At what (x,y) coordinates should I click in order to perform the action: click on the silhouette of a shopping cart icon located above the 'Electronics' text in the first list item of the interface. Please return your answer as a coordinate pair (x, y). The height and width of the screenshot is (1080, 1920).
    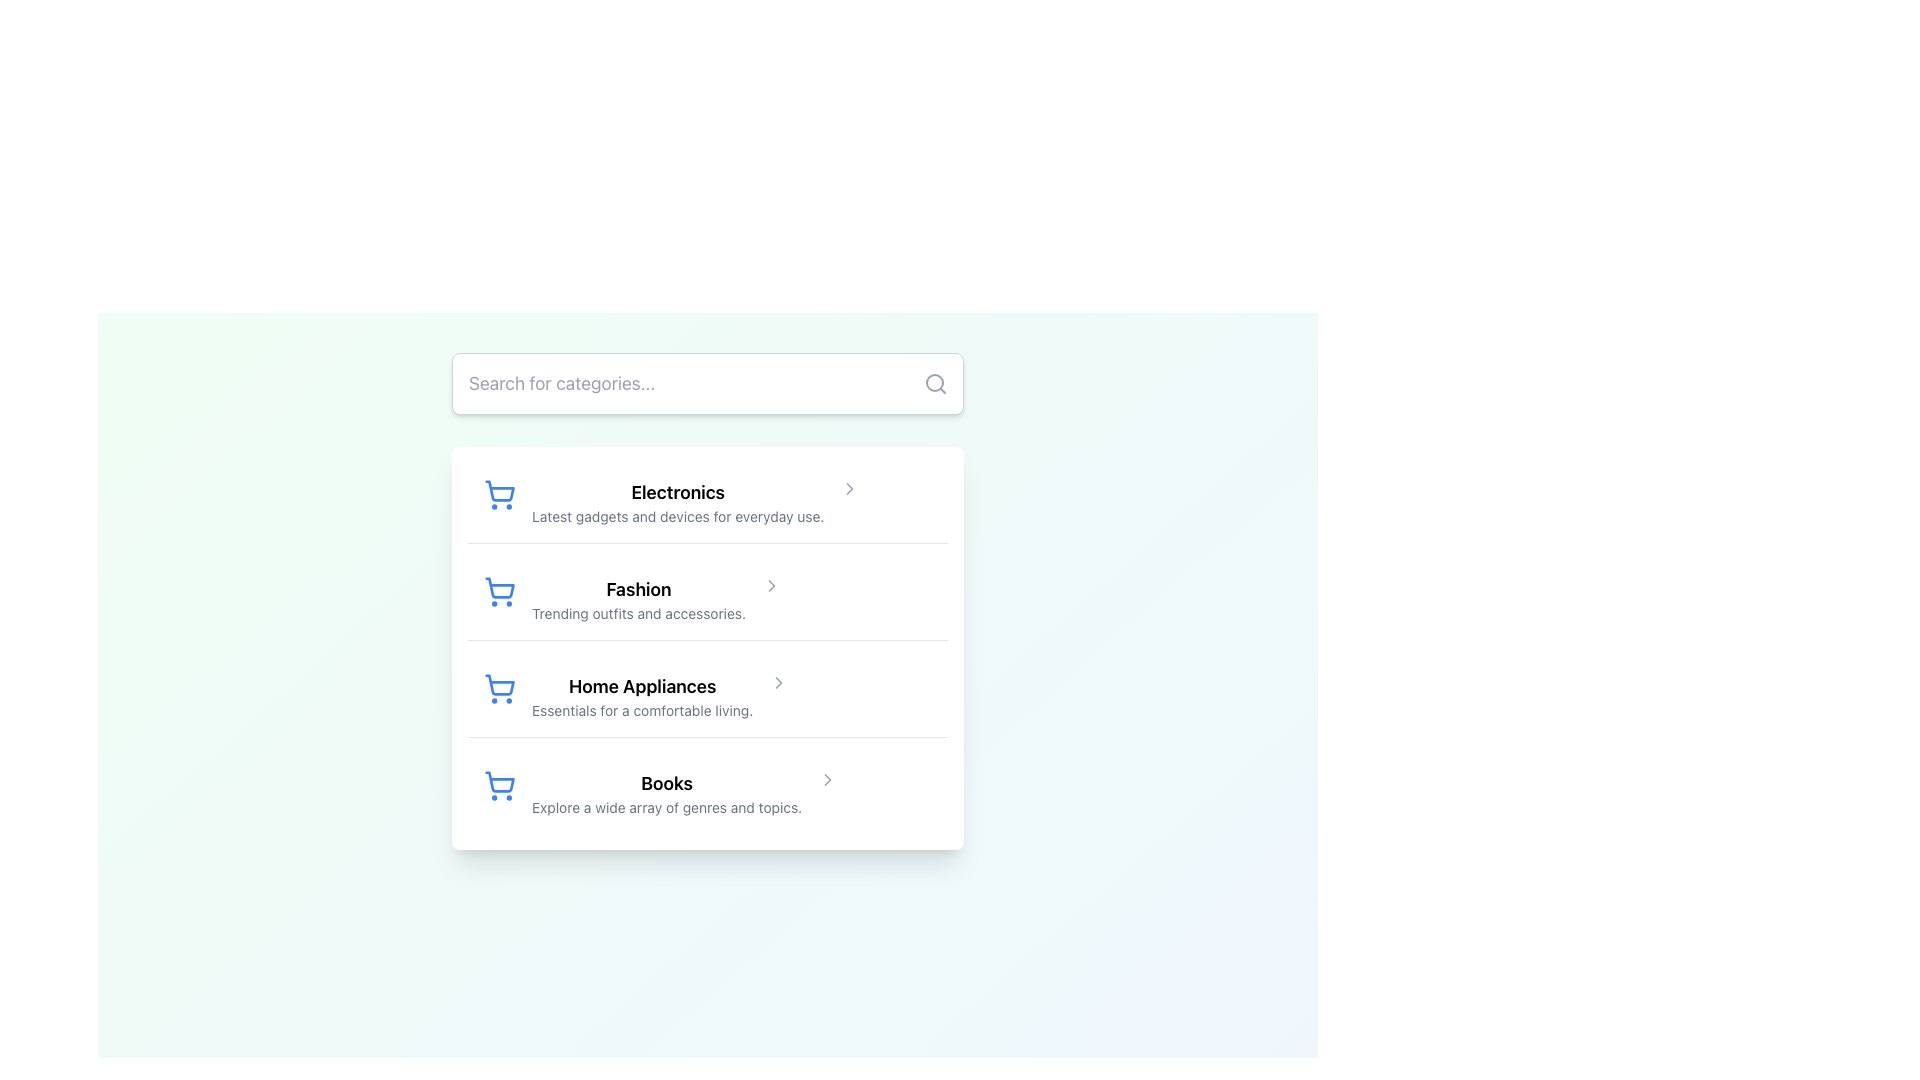
    Looking at the image, I should click on (500, 491).